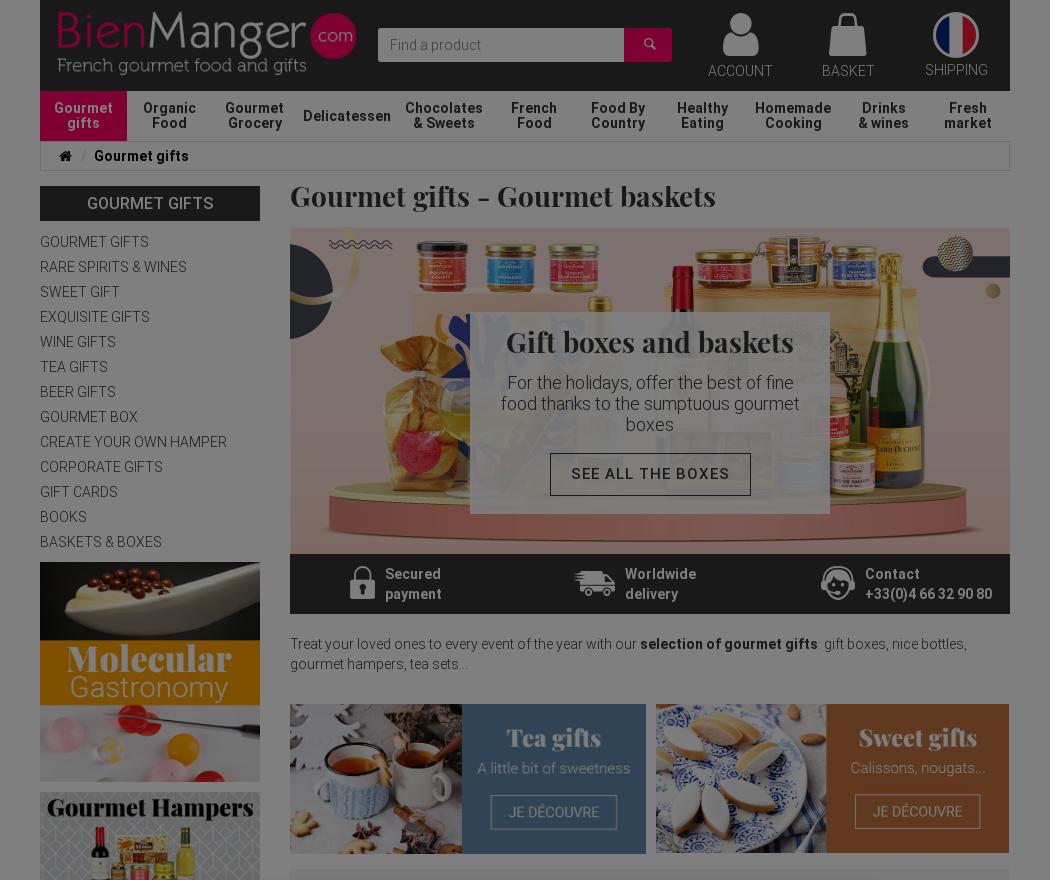 Image resolution: width=1050 pixels, height=880 pixels. I want to click on 'Create your own hamper', so click(132, 441).